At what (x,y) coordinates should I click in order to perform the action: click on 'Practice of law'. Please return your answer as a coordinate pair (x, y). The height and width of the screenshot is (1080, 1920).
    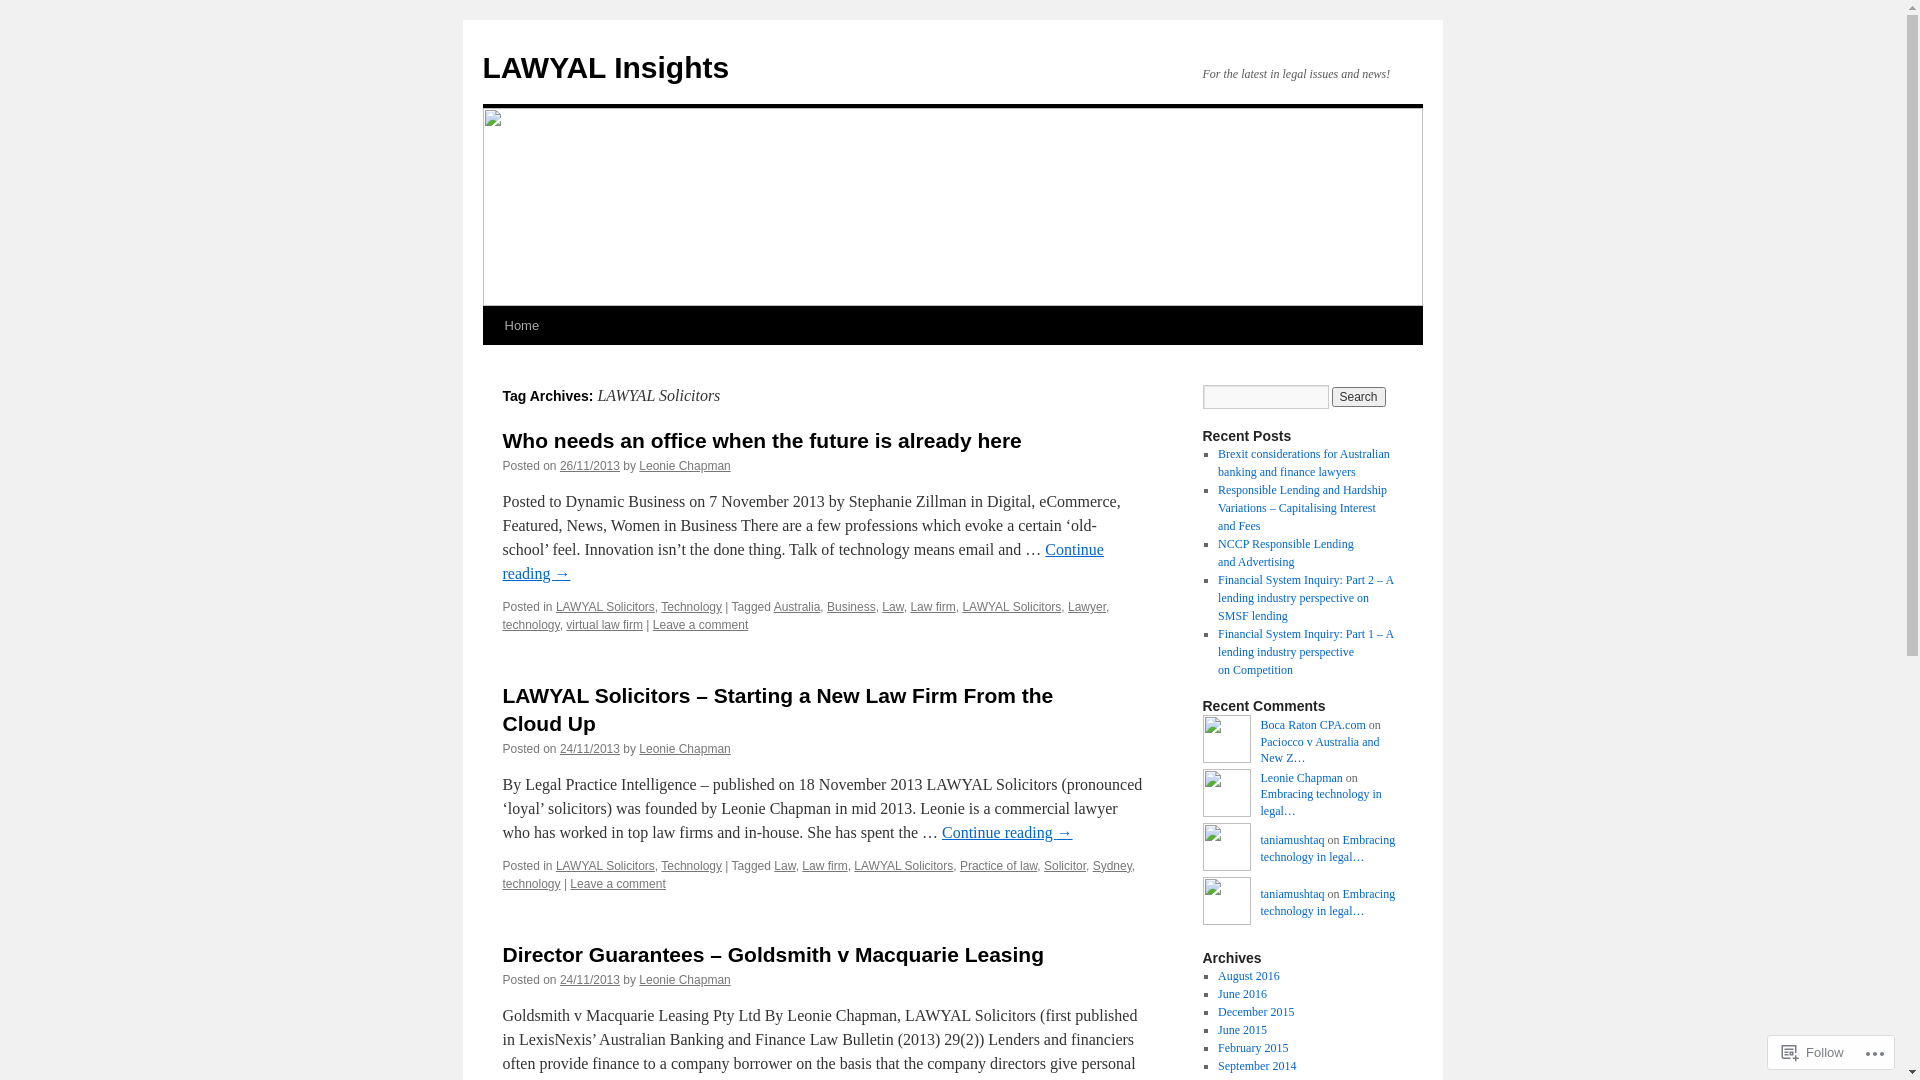
    Looking at the image, I should click on (998, 865).